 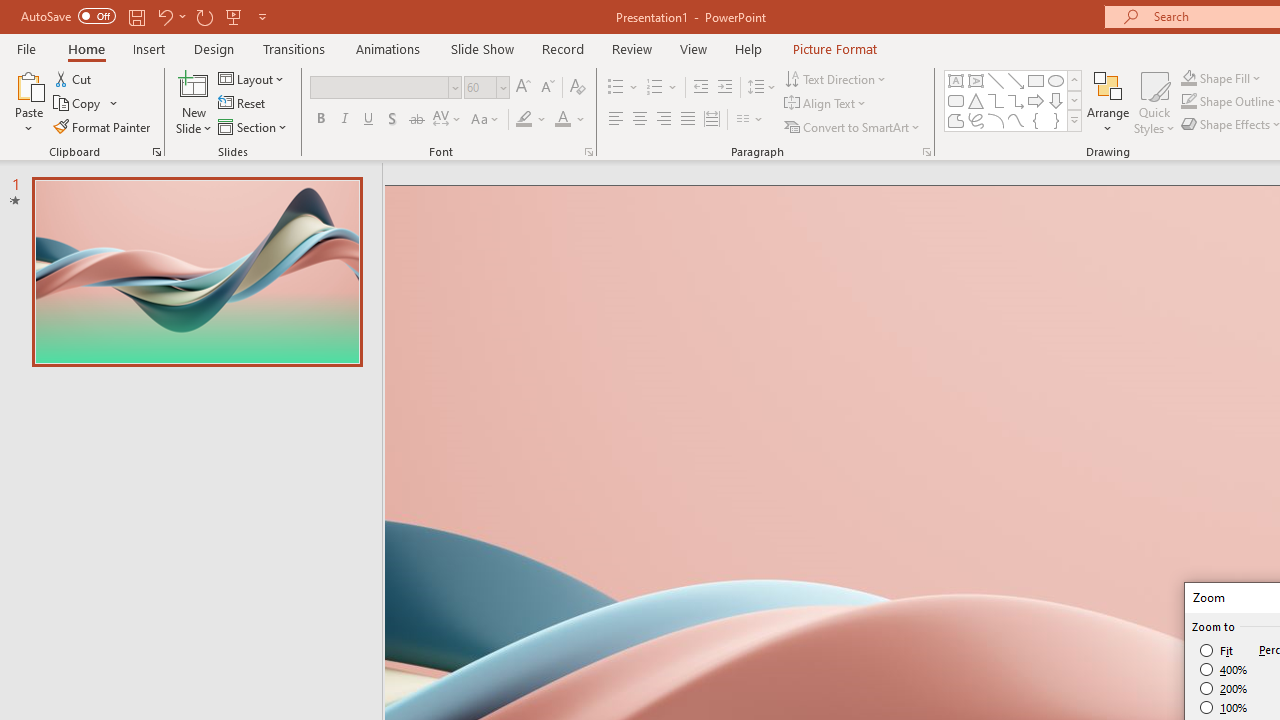 What do you see at coordinates (761, 86) in the screenshot?
I see `'Line Spacing'` at bounding box center [761, 86].